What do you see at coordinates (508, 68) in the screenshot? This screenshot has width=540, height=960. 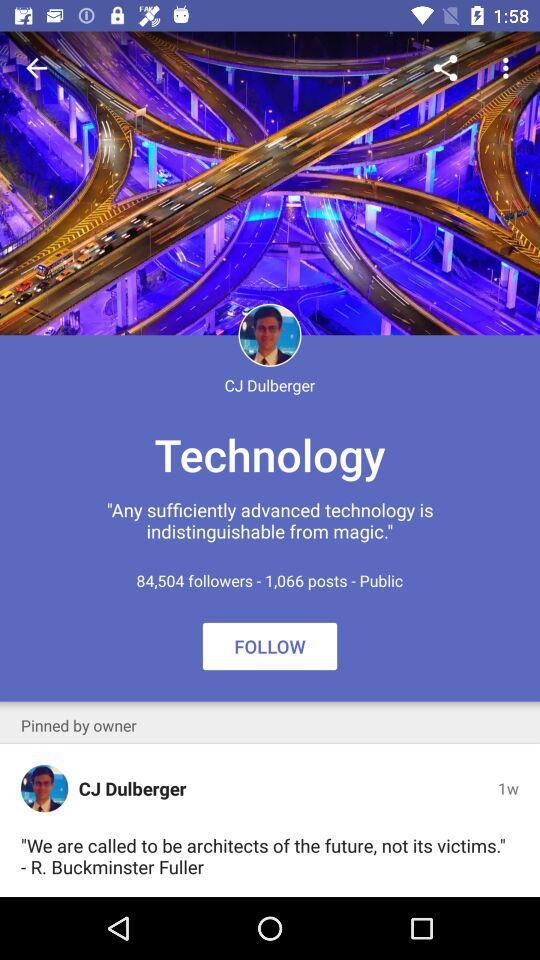 I see `the three vertical dot icon at the top right corner of the page` at bounding box center [508, 68].